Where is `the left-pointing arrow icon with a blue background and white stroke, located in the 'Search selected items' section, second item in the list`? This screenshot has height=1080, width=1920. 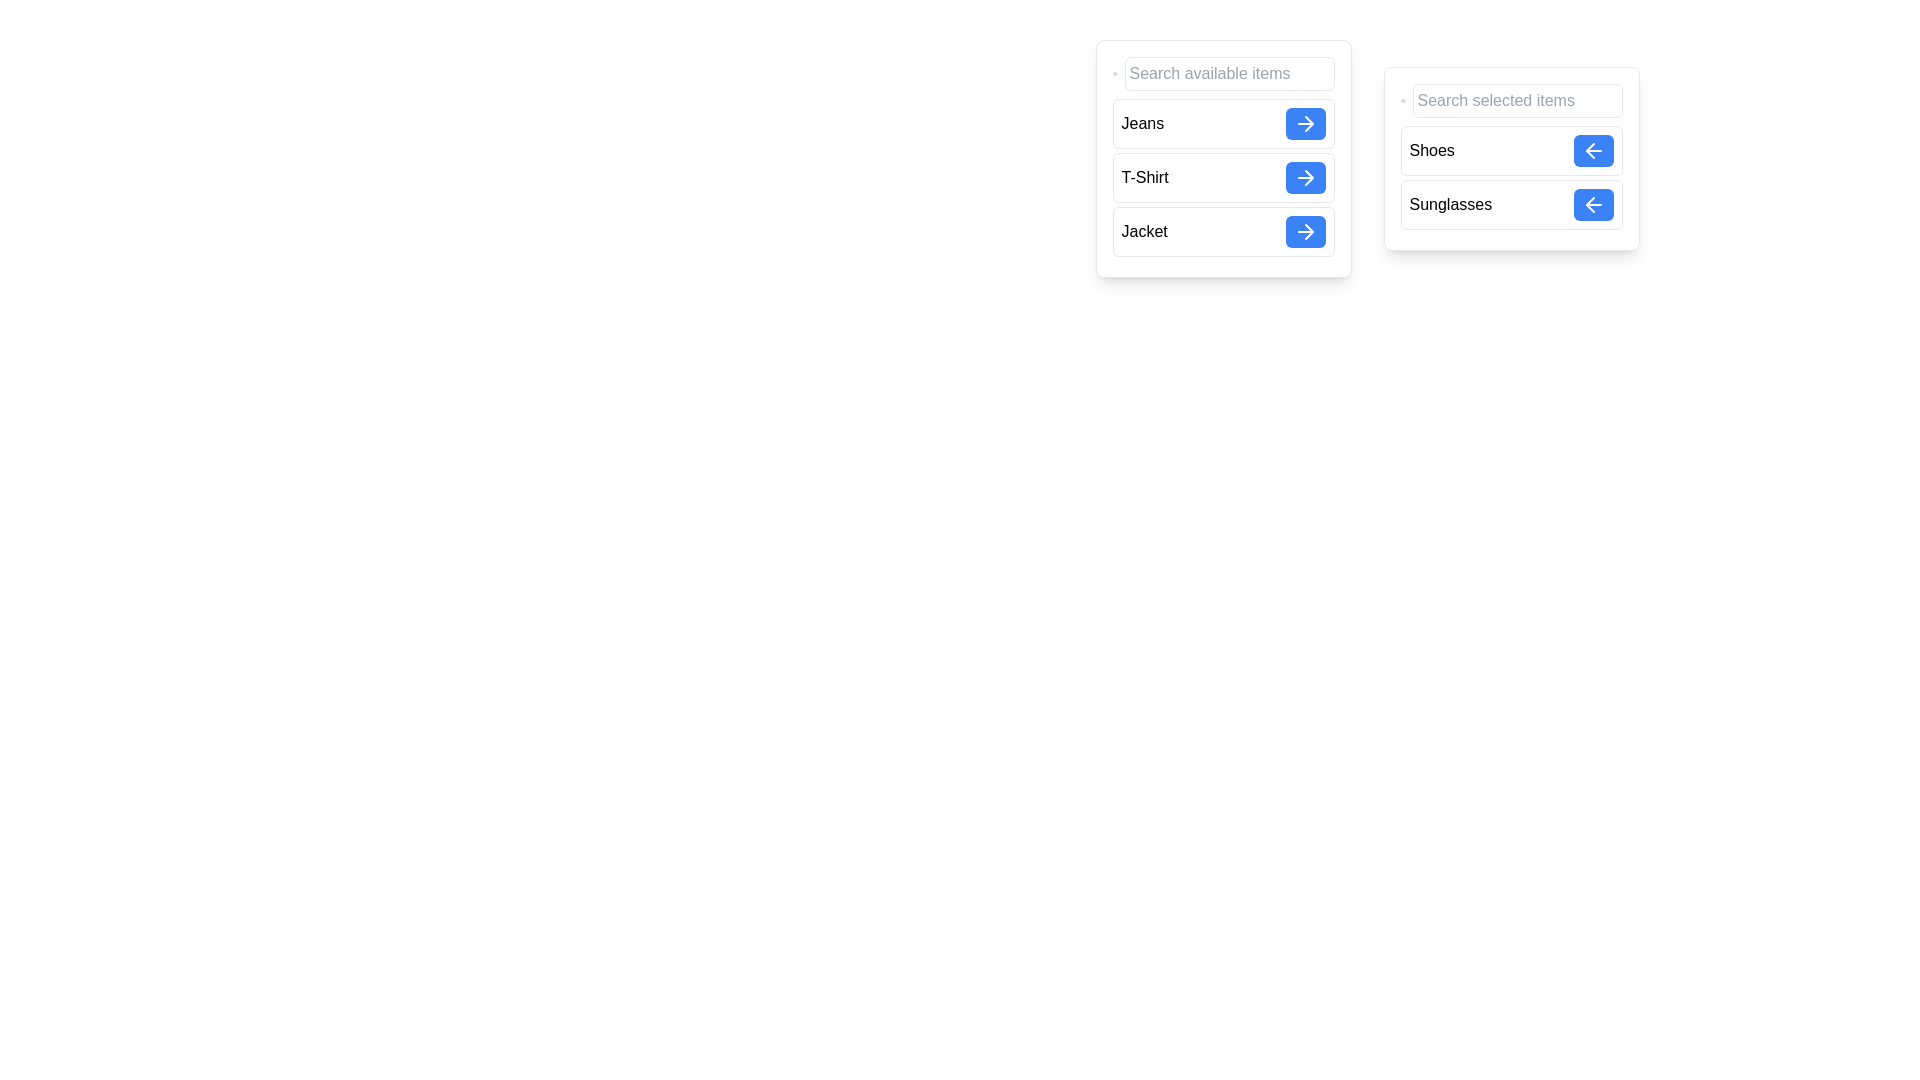 the left-pointing arrow icon with a blue background and white stroke, located in the 'Search selected items' section, second item in the list is located at coordinates (1592, 204).